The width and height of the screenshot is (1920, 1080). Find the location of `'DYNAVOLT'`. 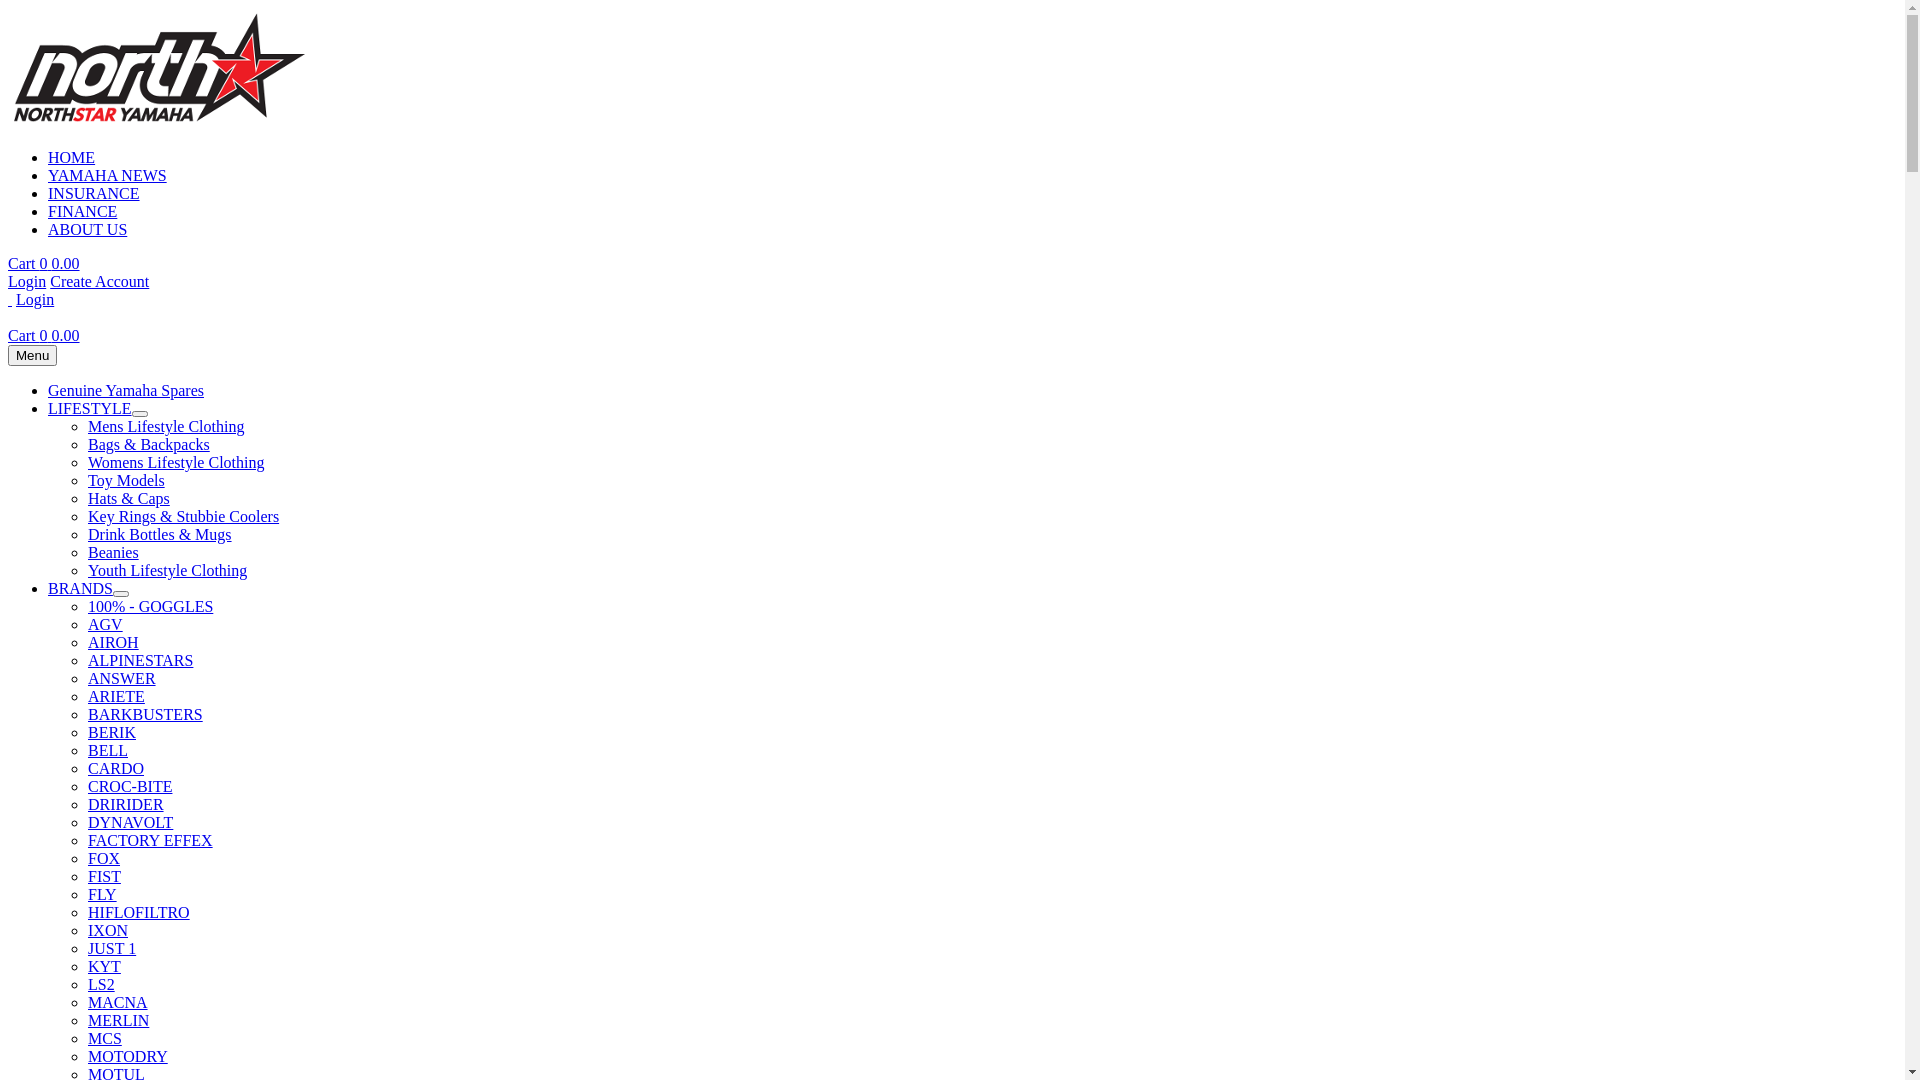

'DYNAVOLT' is located at coordinates (129, 822).